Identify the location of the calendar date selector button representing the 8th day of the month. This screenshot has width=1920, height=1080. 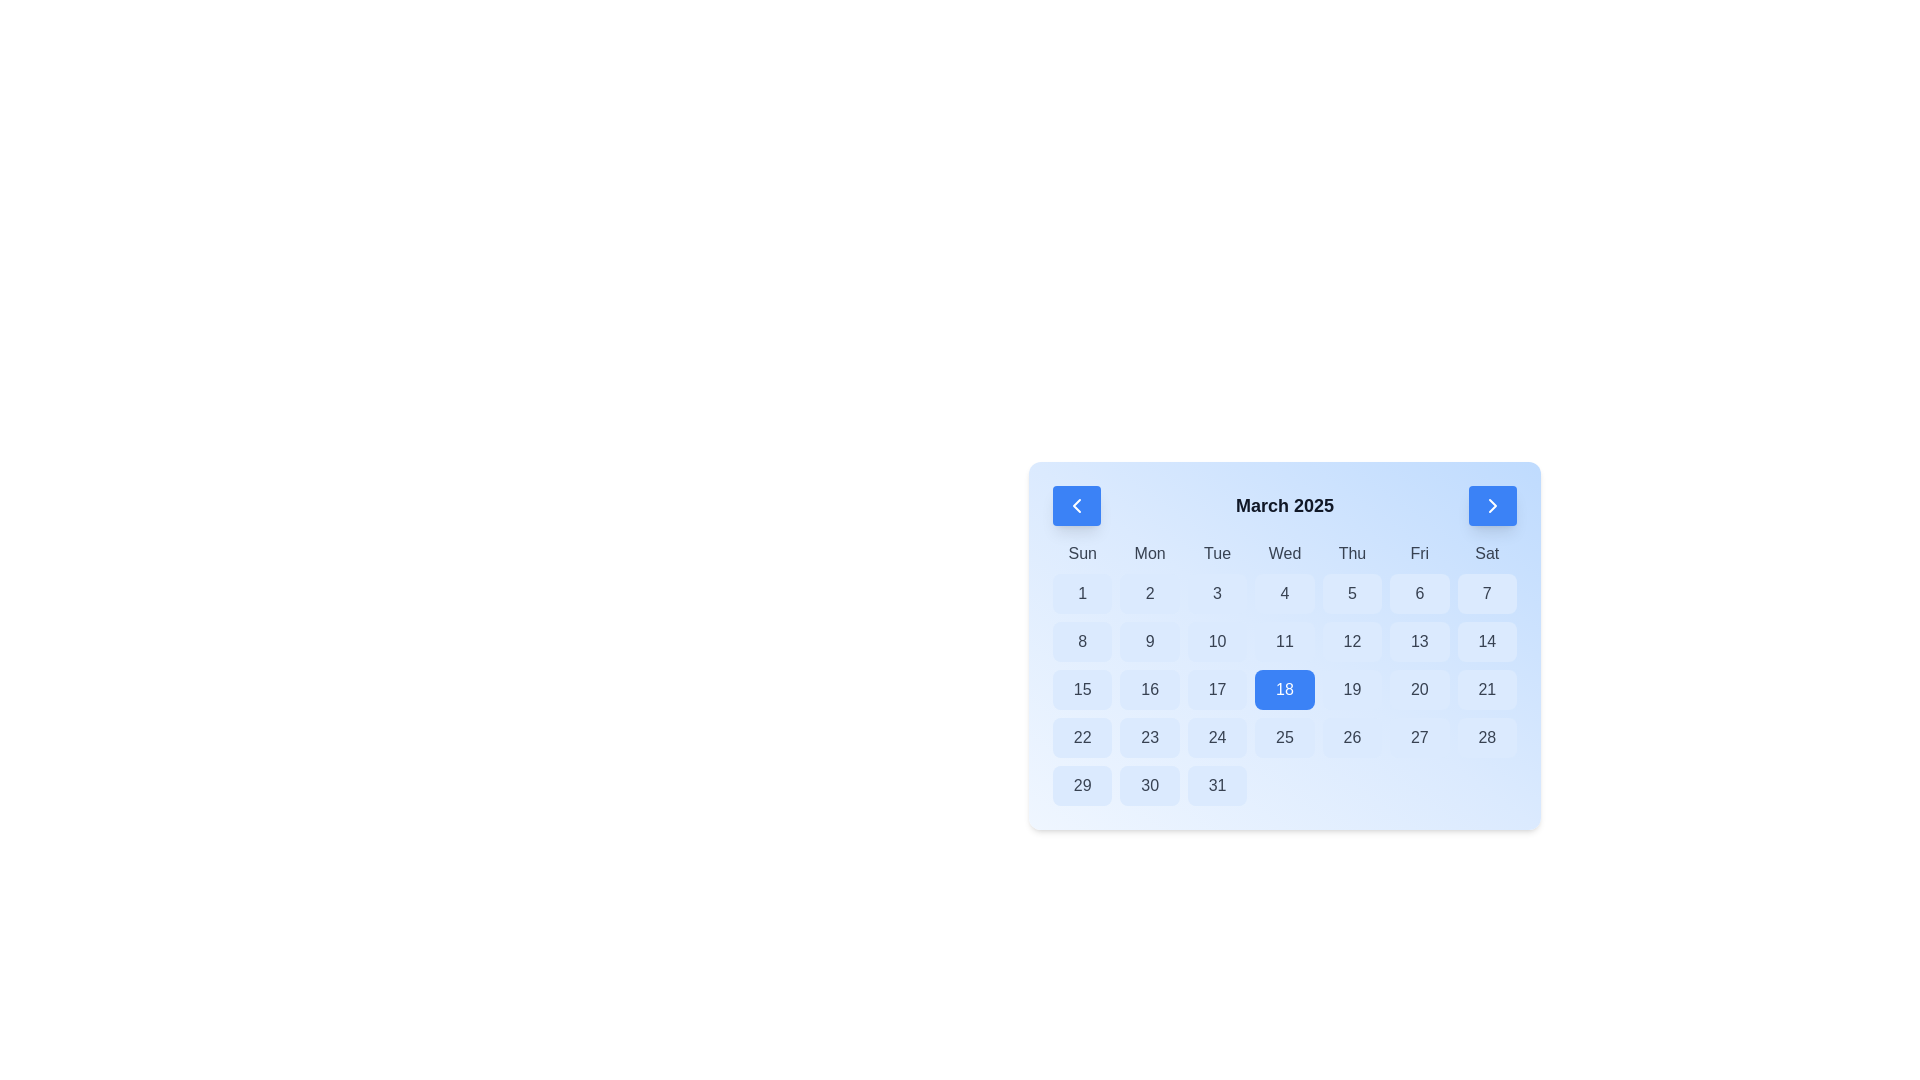
(1081, 641).